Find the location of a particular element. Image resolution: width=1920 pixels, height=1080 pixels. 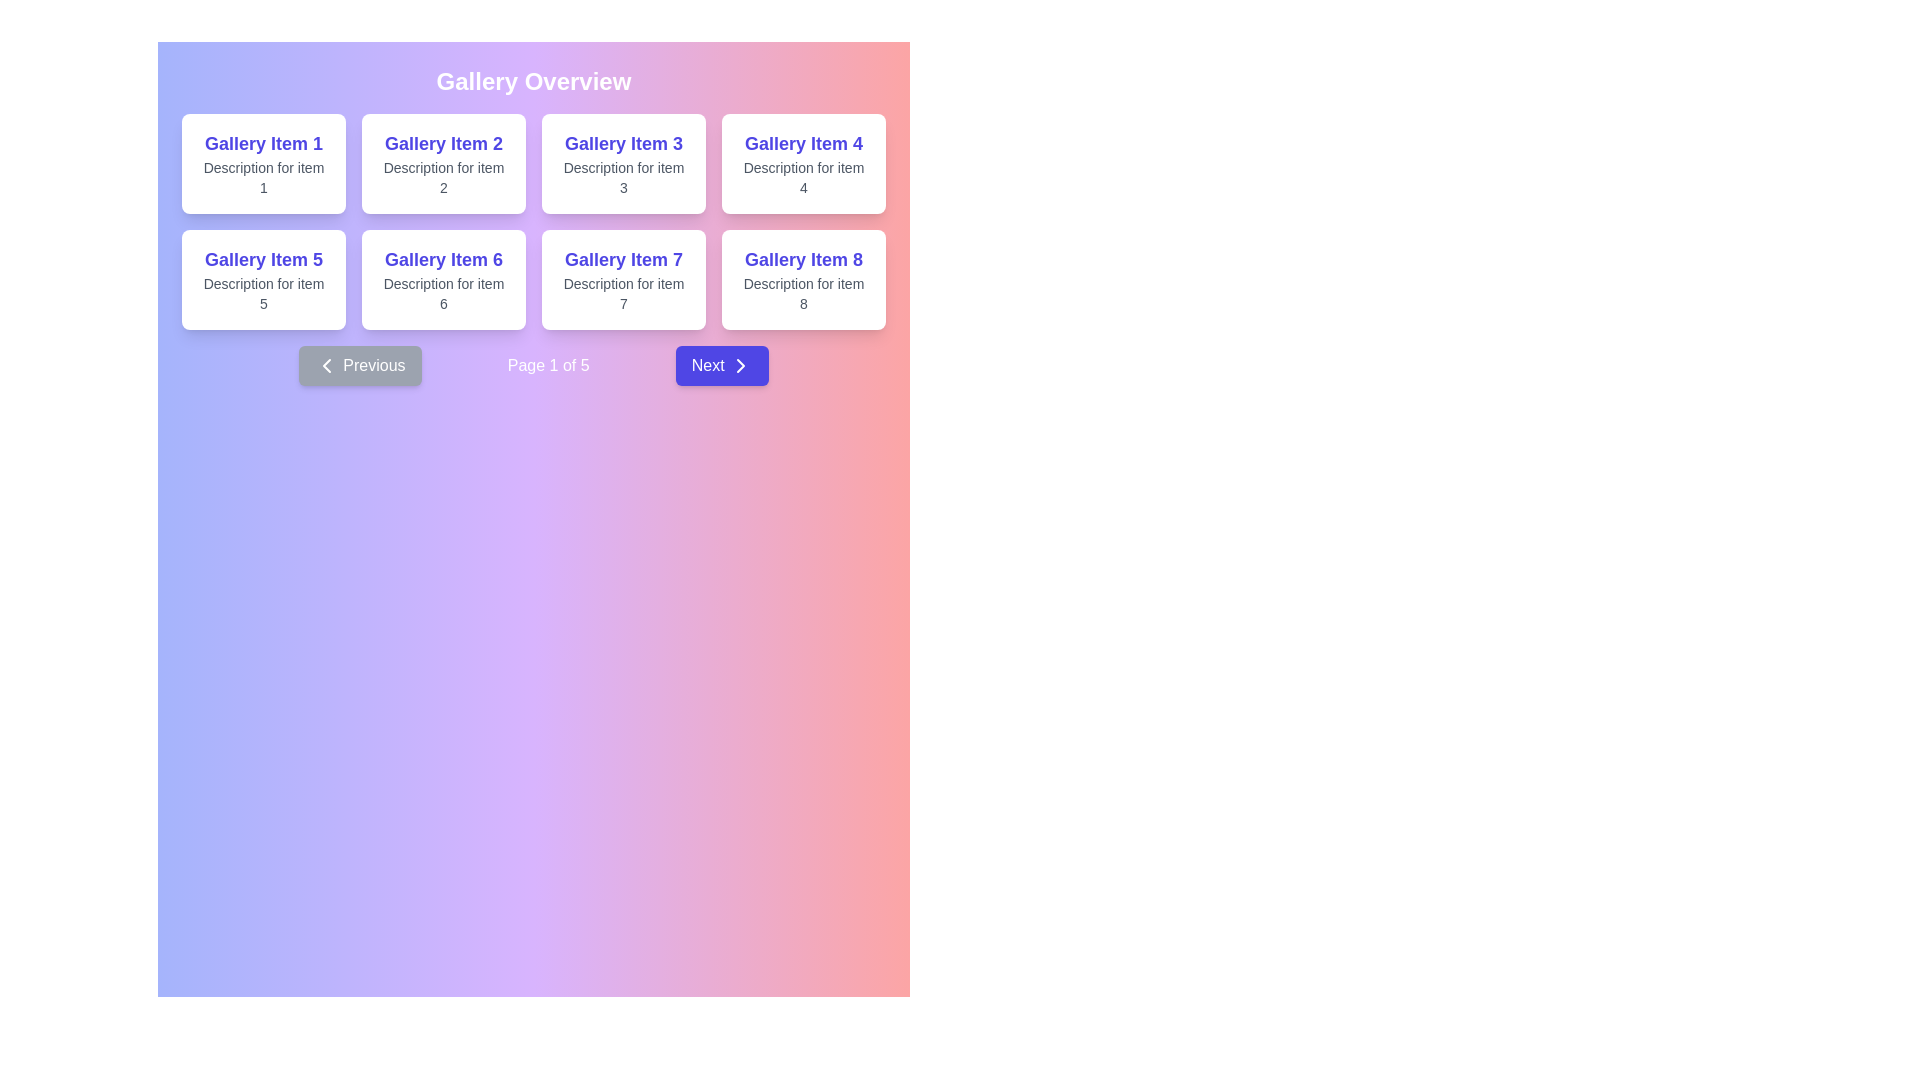

the text label displaying 'Gallery Item 1' in bold indigo font located at the top center of the first card in the gallery interface is located at coordinates (263, 142).